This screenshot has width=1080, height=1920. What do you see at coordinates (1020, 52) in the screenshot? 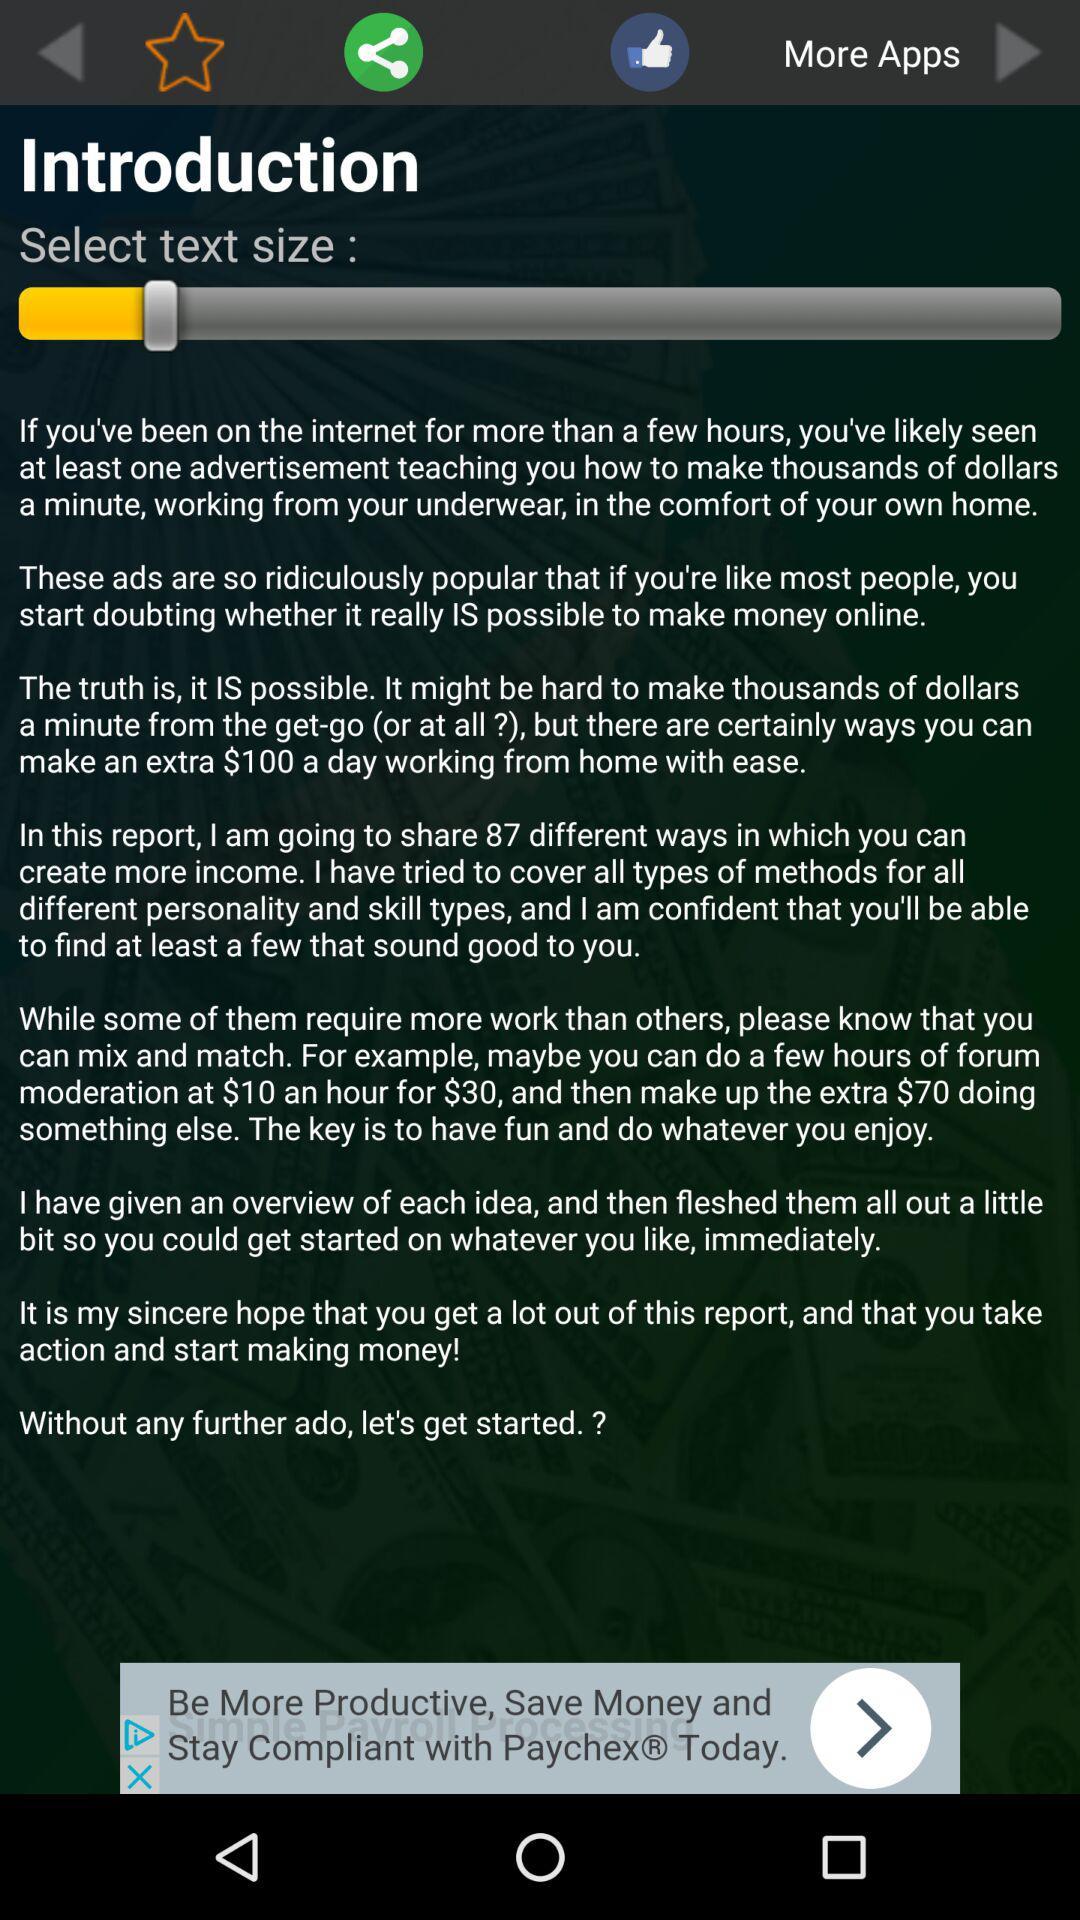
I see `forward` at bounding box center [1020, 52].